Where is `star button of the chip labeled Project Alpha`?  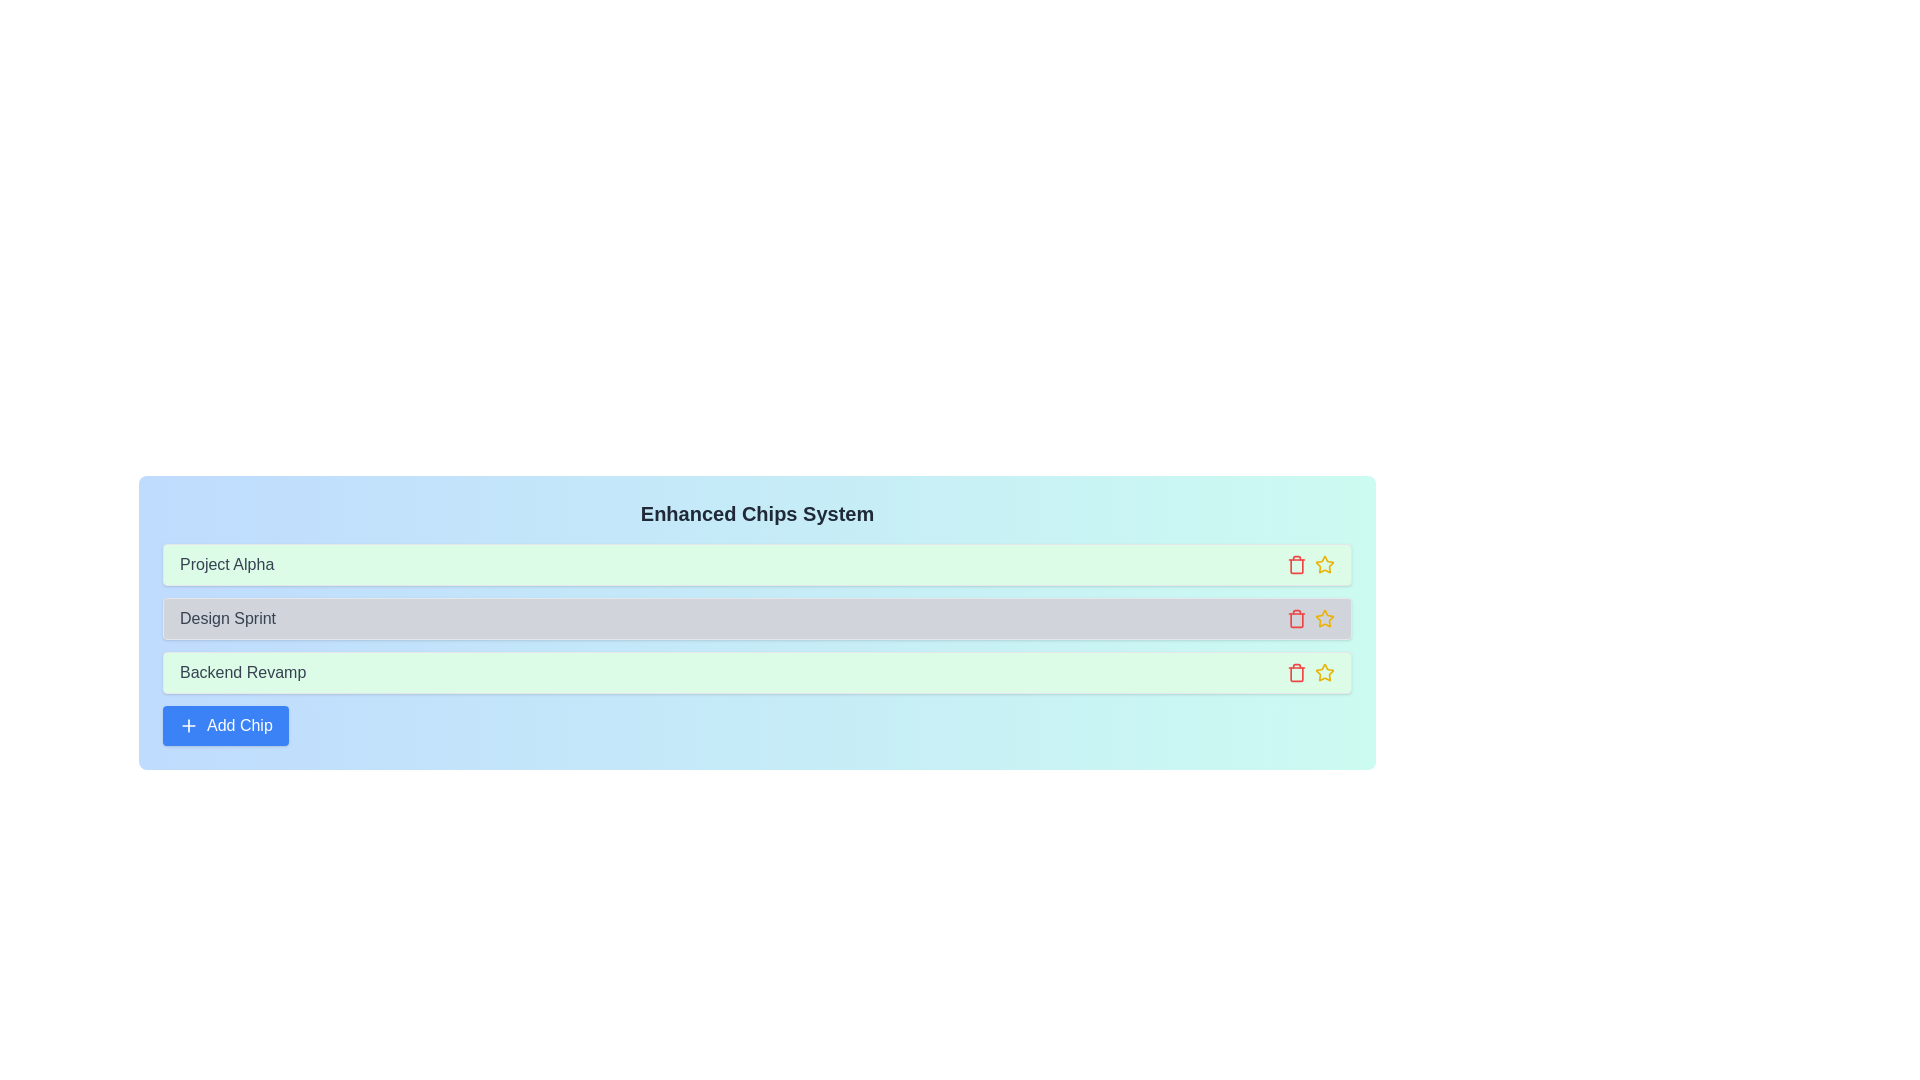 star button of the chip labeled Project Alpha is located at coordinates (1324, 564).